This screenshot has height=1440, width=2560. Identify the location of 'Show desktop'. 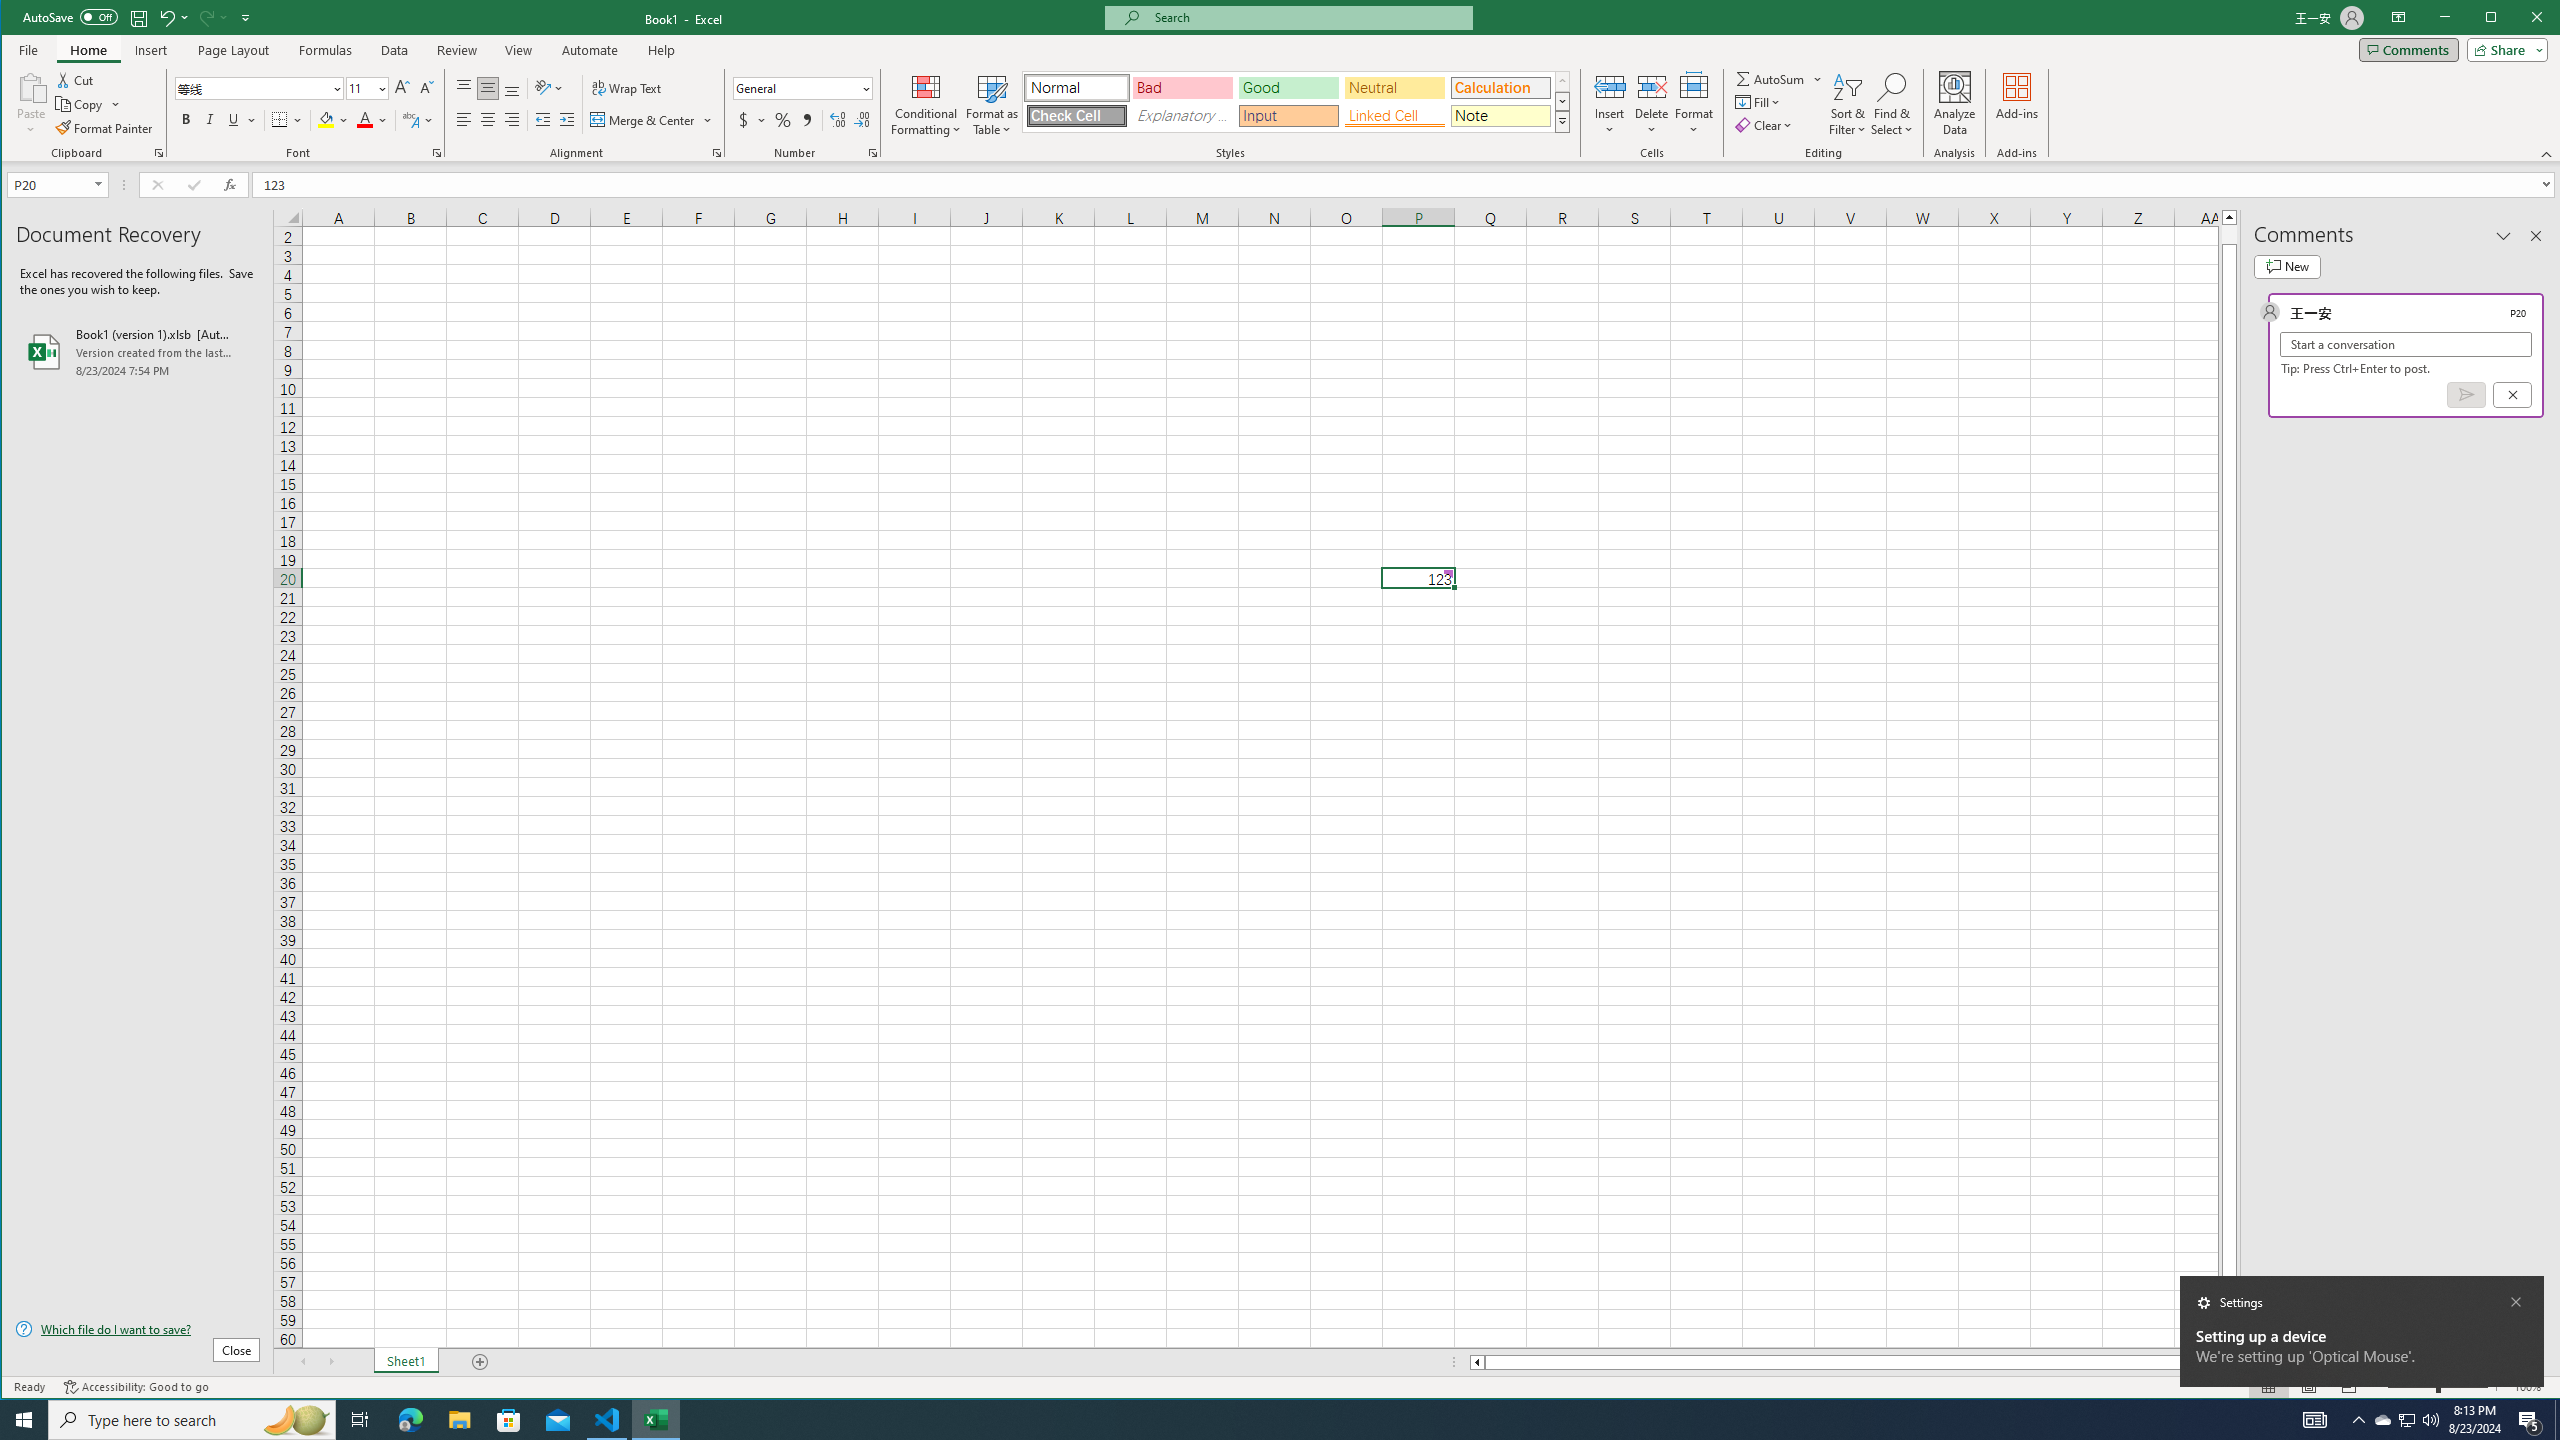
(2556, 1418).